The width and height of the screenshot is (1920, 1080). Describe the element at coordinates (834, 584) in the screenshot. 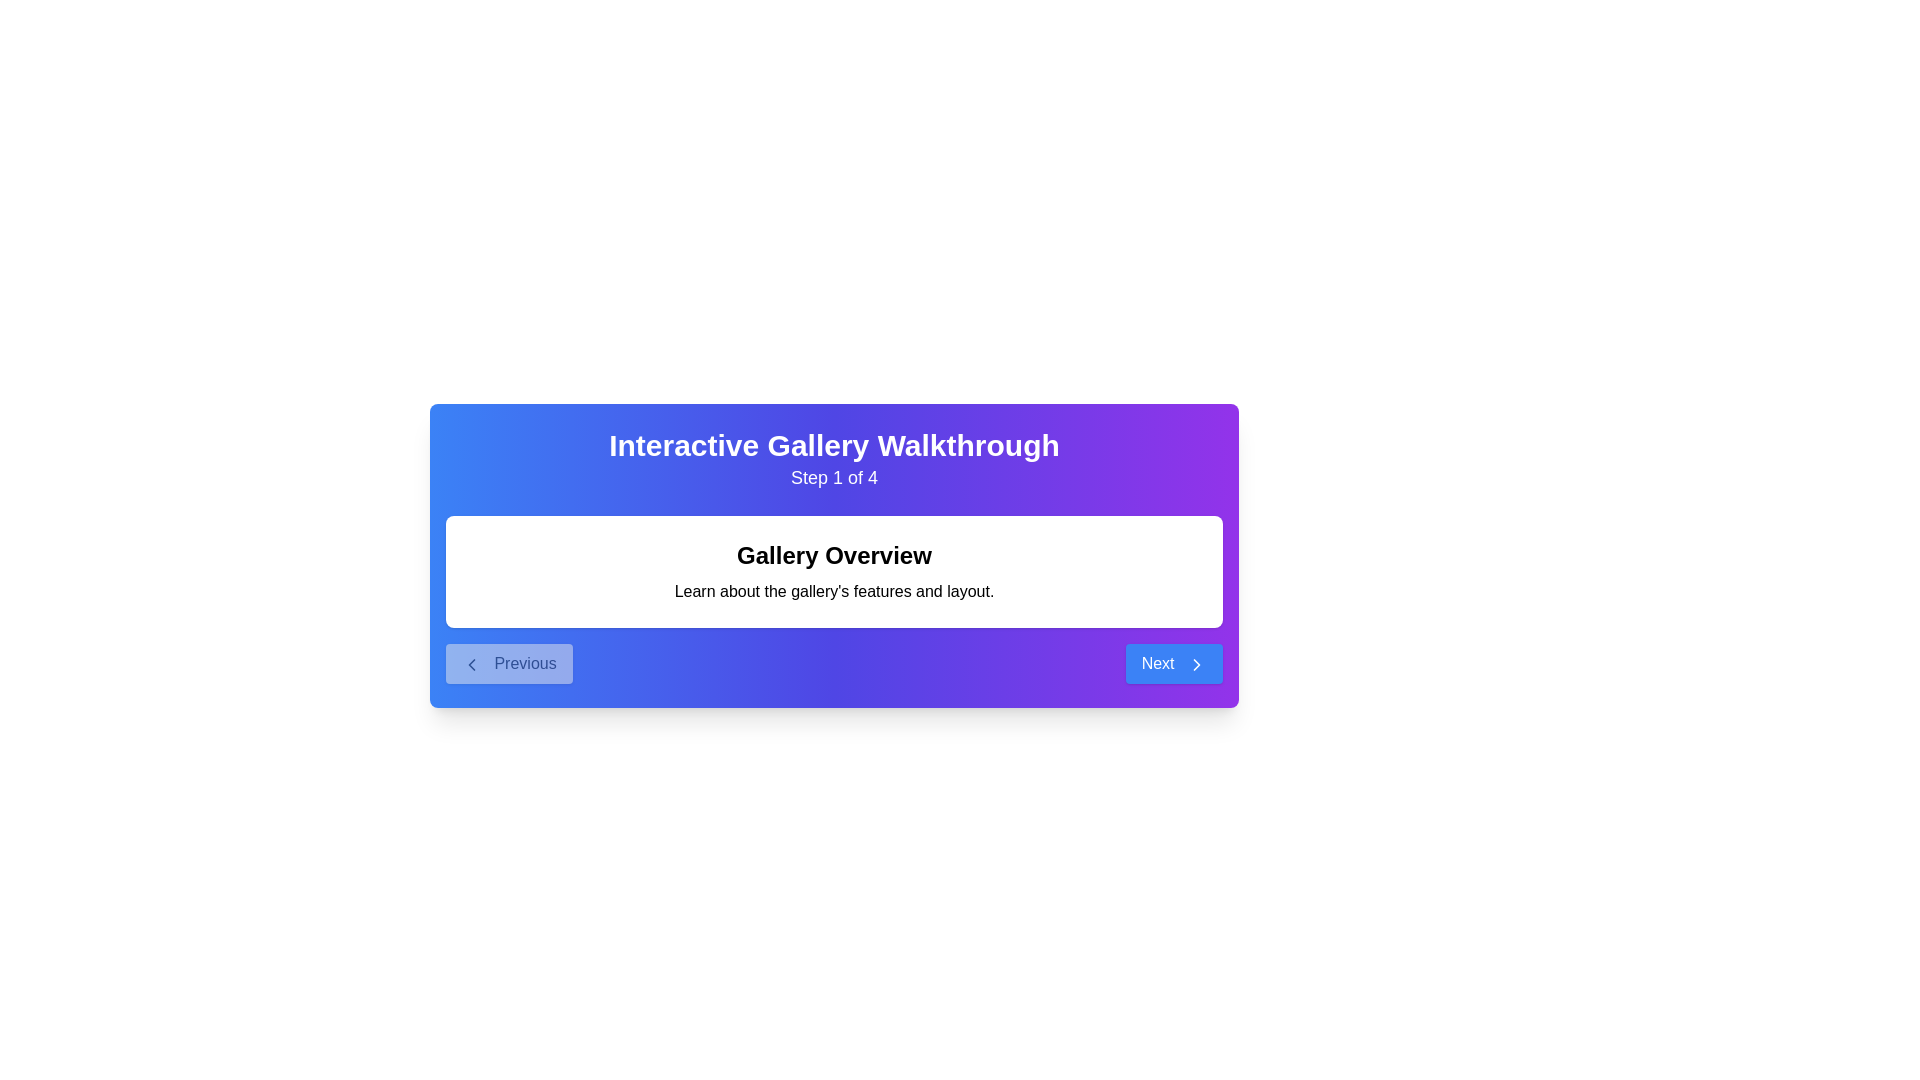

I see `the Informational Card located at the center of the interface, positioned below the header and above the navigation buttons labeled 'Previous' and 'Next'` at that location.